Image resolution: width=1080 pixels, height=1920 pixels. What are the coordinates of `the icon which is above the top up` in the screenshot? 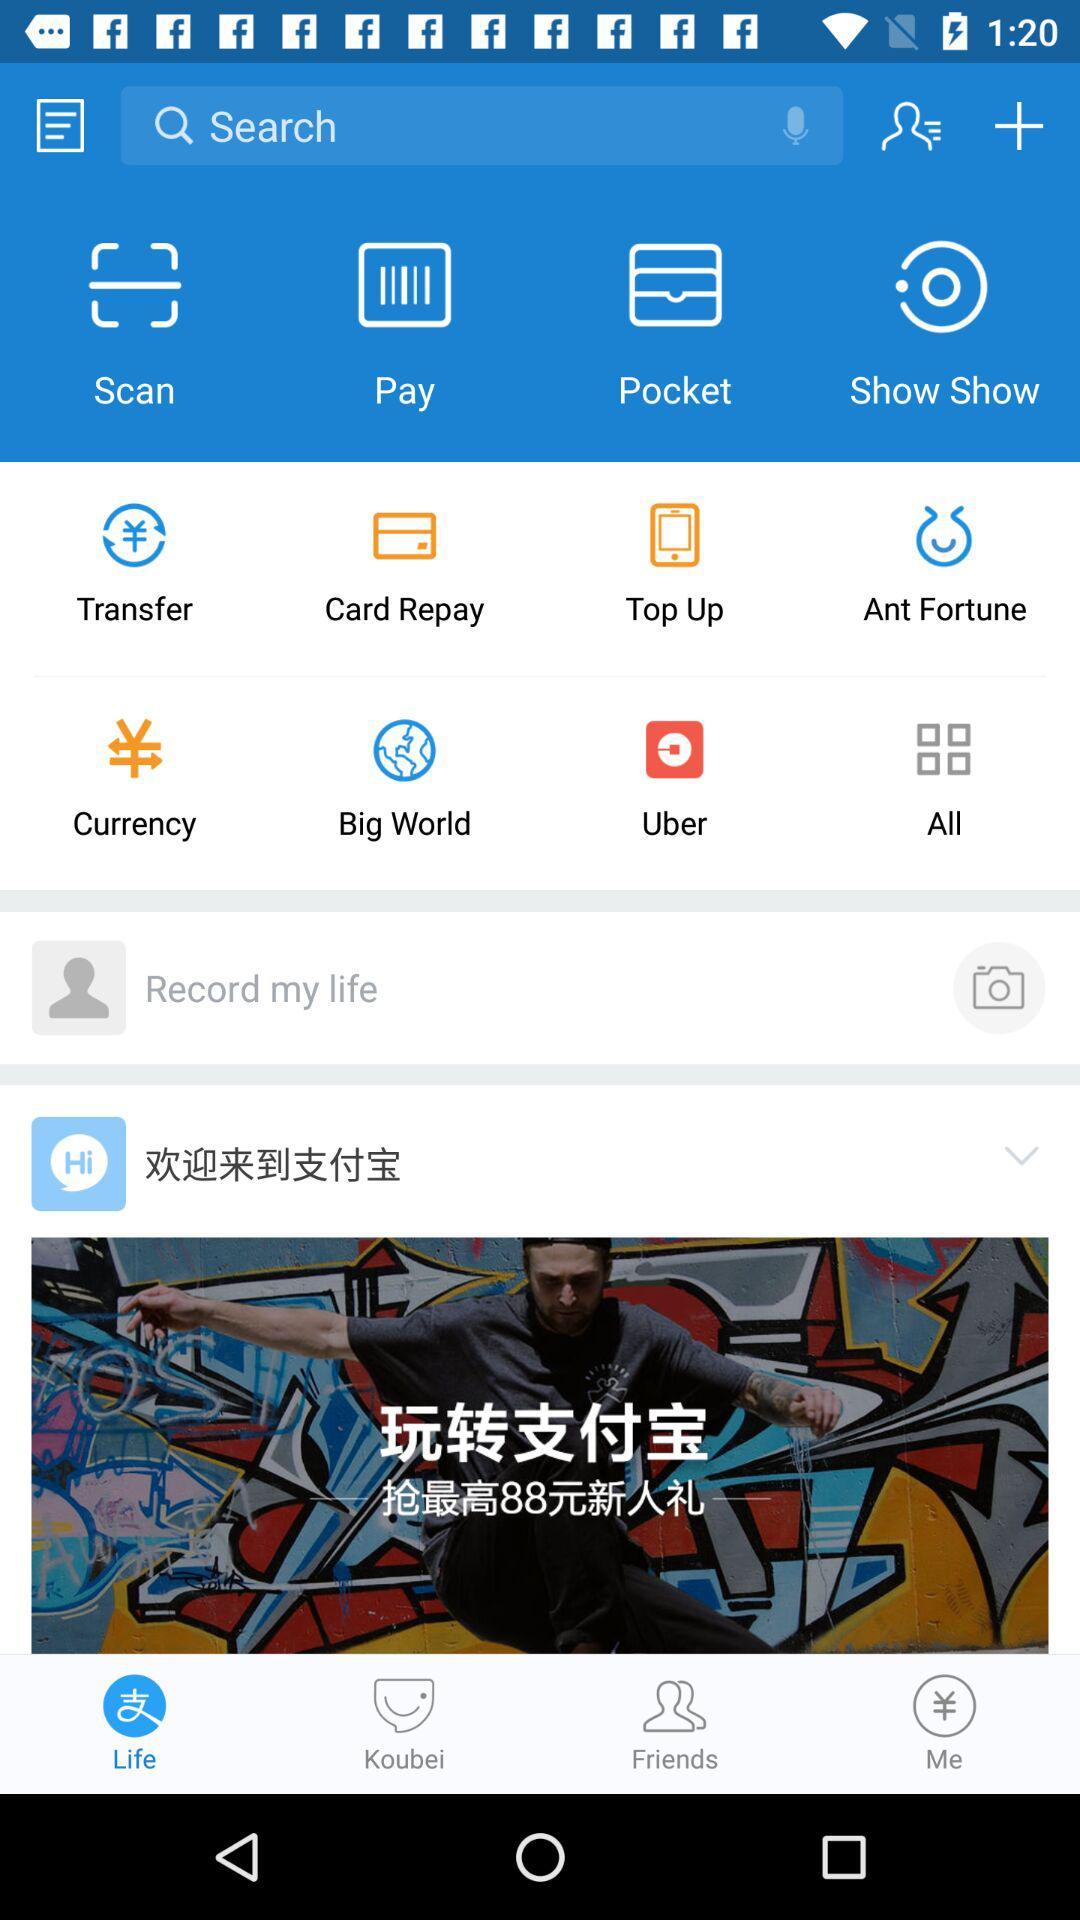 It's located at (674, 535).